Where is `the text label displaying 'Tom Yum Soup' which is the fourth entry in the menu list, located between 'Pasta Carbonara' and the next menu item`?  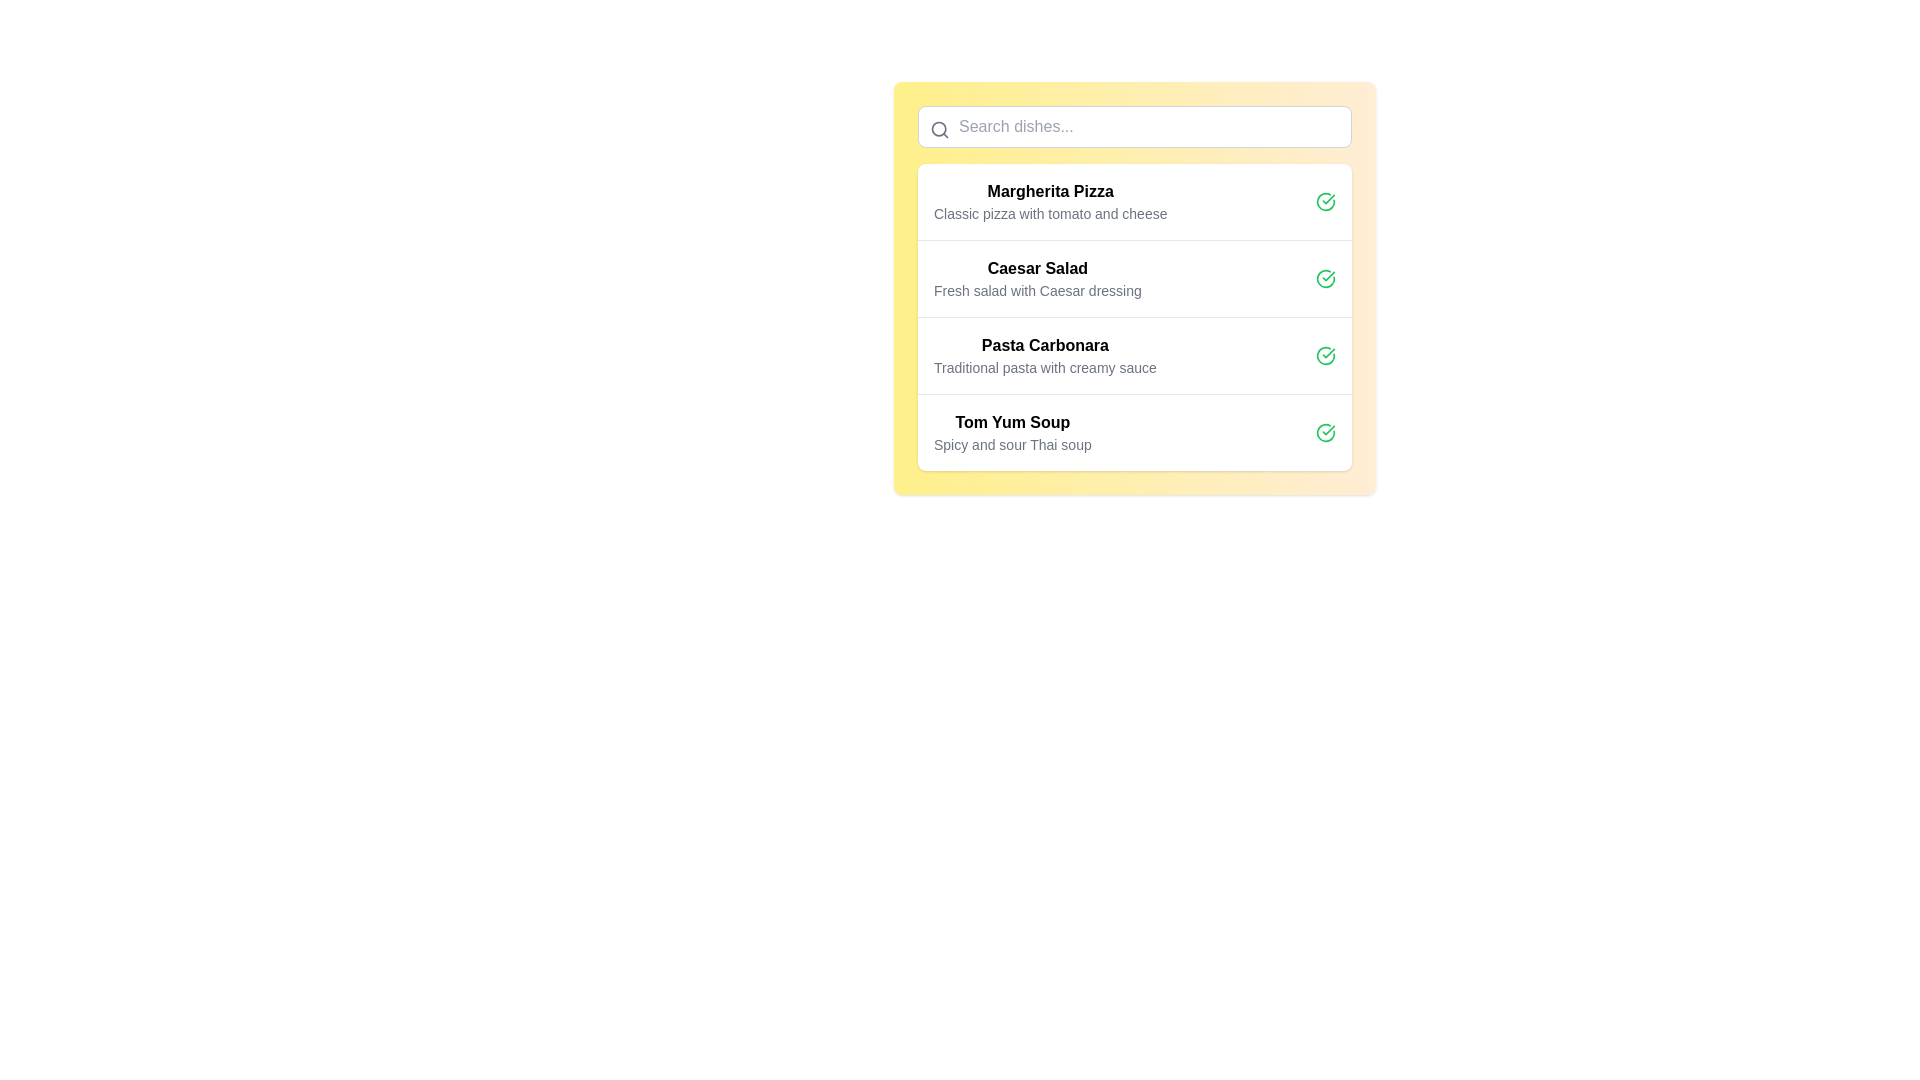 the text label displaying 'Tom Yum Soup' which is the fourth entry in the menu list, located between 'Pasta Carbonara' and the next menu item is located at coordinates (1012, 431).